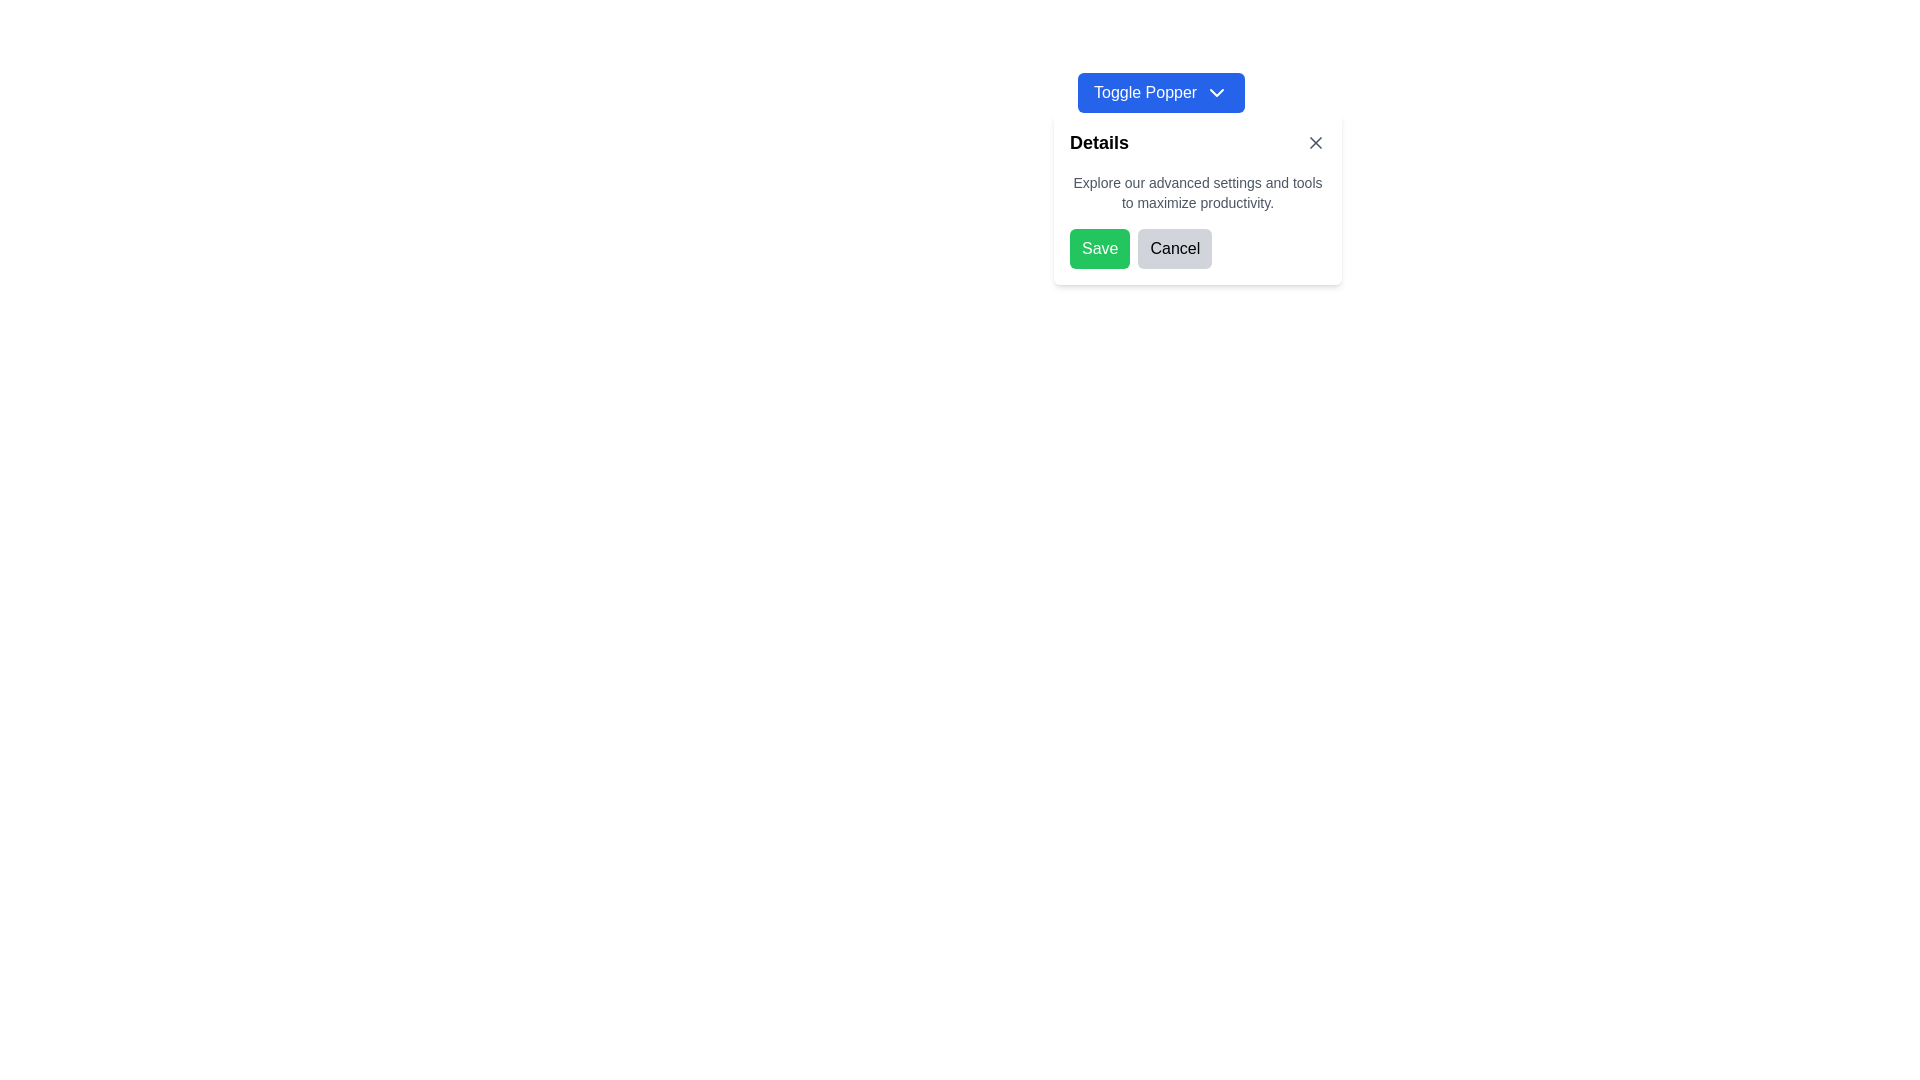 The width and height of the screenshot is (1920, 1080). Describe the element at coordinates (1258, 92) in the screenshot. I see `the Toggle Button with Dropdown located at the top-left corner of the layout` at that location.